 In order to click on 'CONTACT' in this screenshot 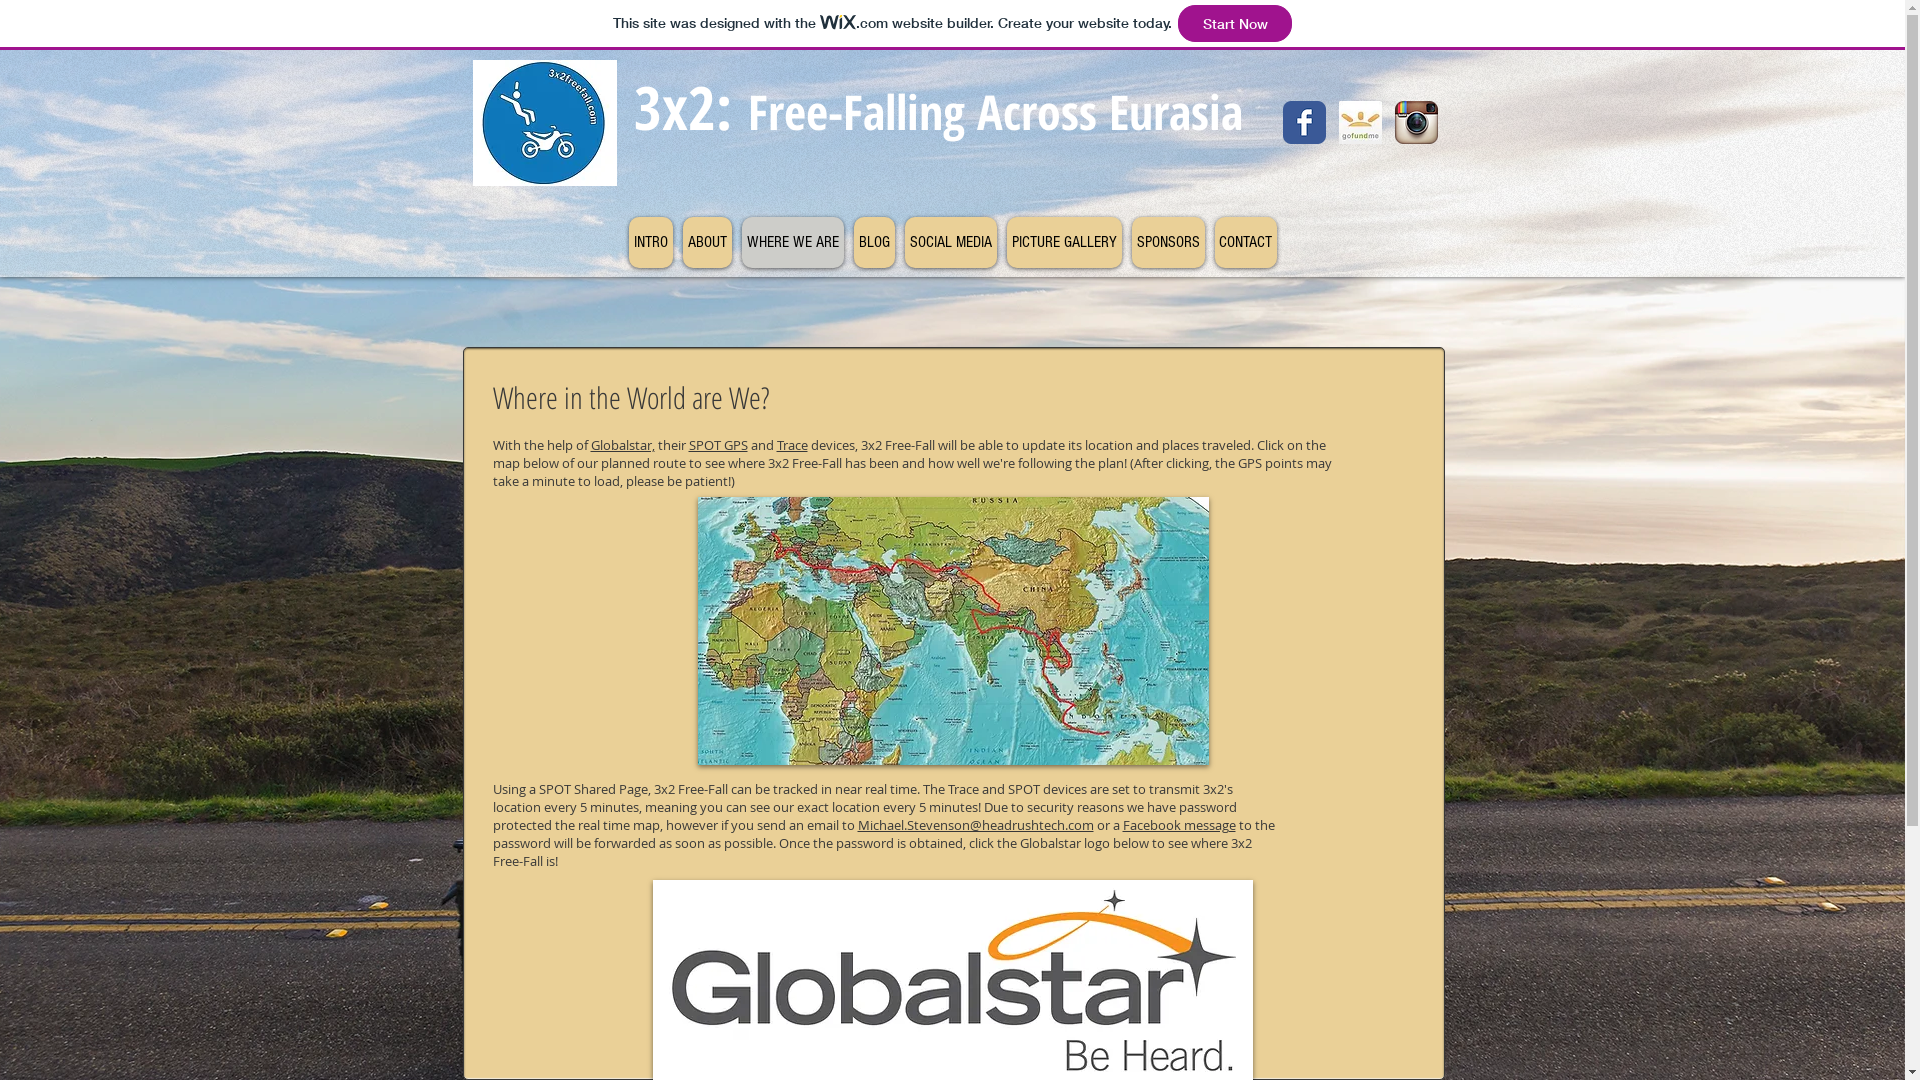, I will do `click(1243, 241)`.